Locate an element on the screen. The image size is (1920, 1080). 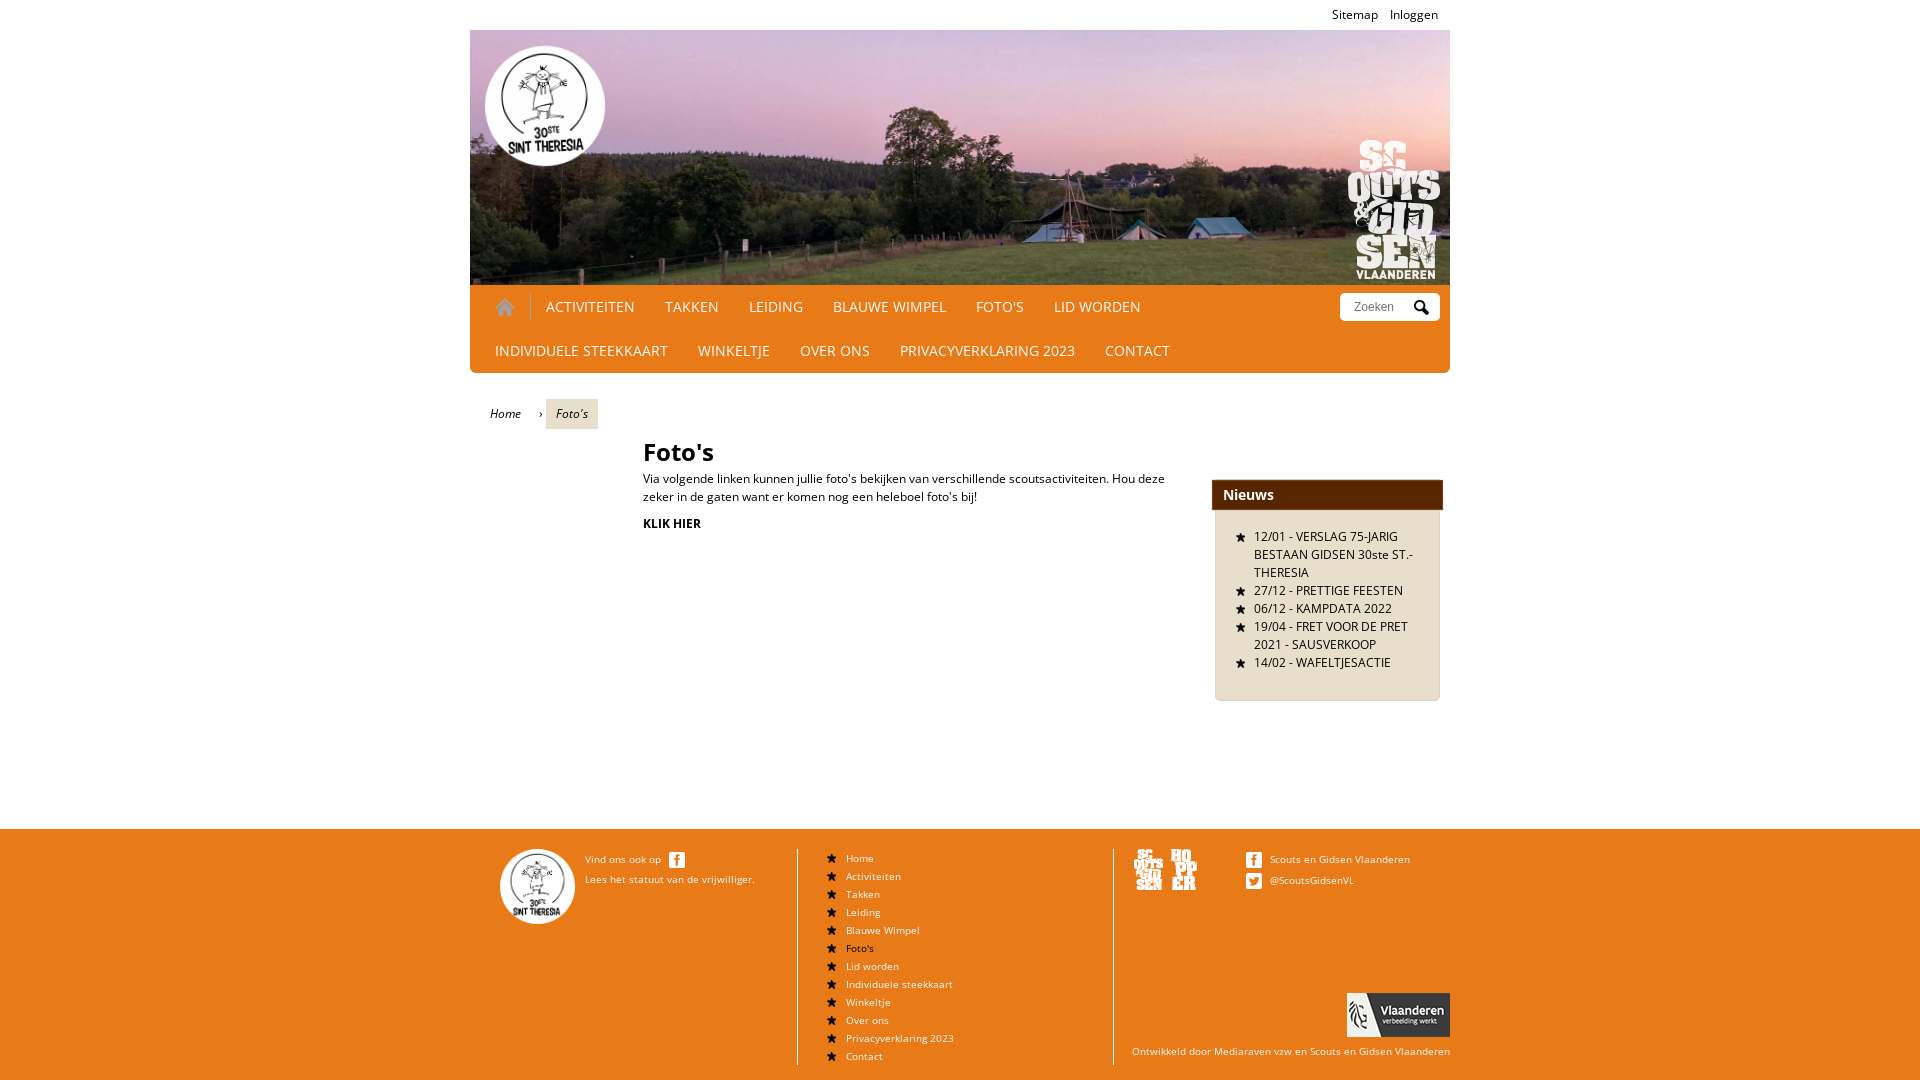
'Scouts & Gidsen Vlaanderen op Facebook' is located at coordinates (1255, 858).